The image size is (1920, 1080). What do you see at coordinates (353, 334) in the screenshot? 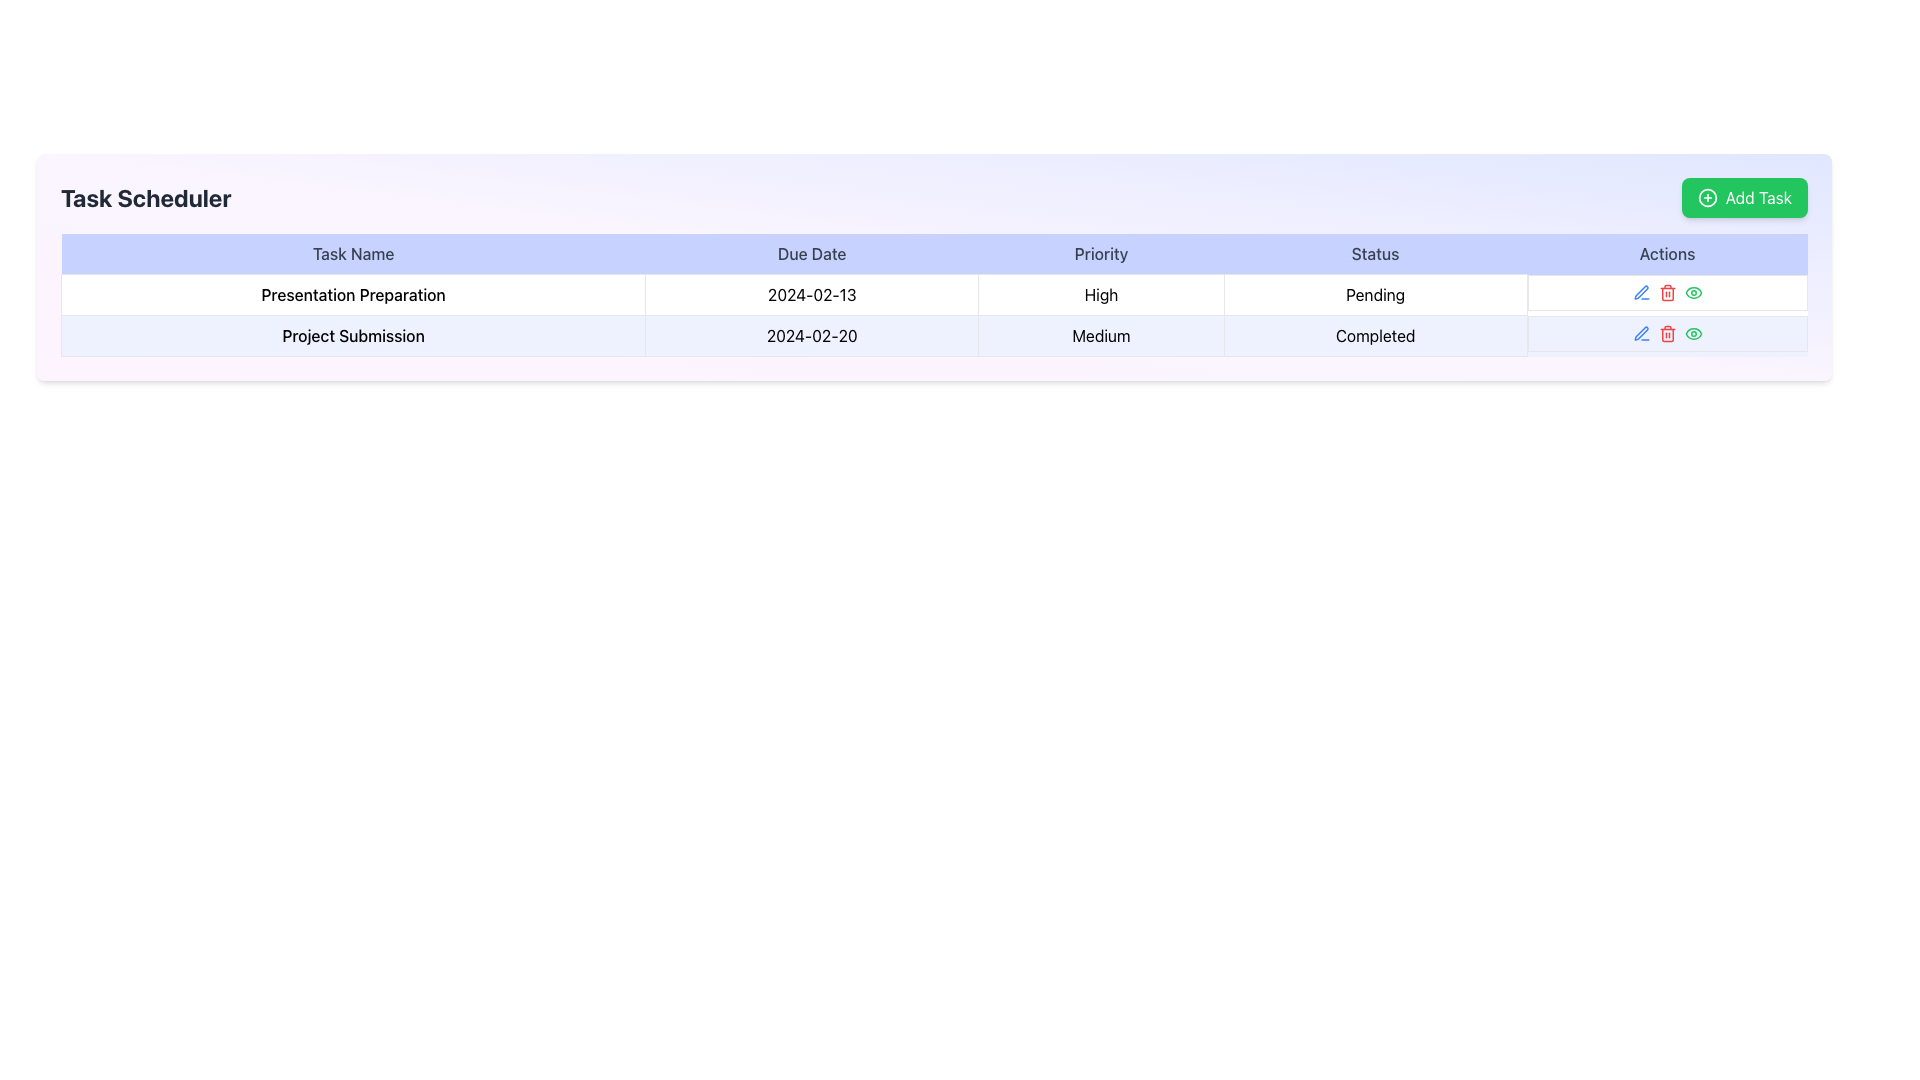
I see `text from the 'Project Submission' text block, which is styled with medium font weight and centered alignment in the task table layout` at bounding box center [353, 334].